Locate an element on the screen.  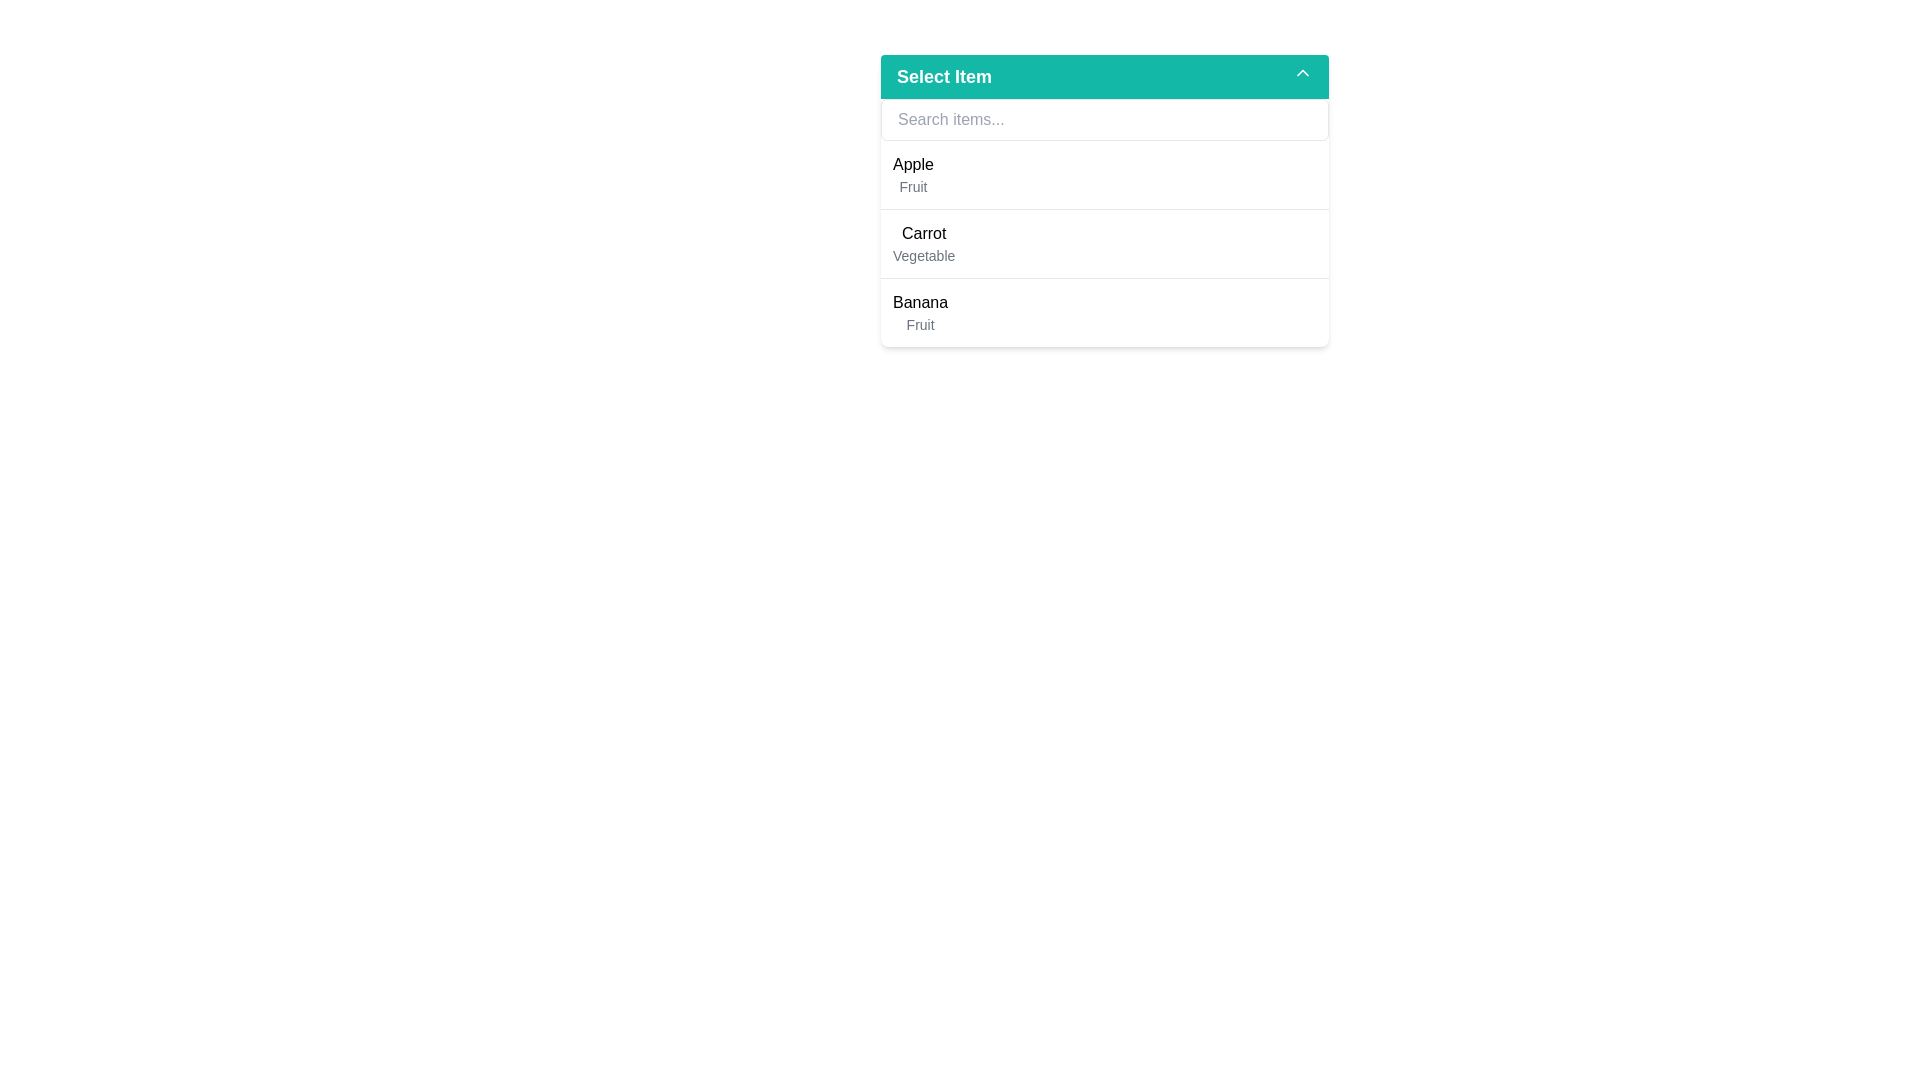
the 'Carrot' text element, which is a bold text followed by a gray subtitle 'Vegetable', located in the middle of the dropdown list is located at coordinates (923, 242).